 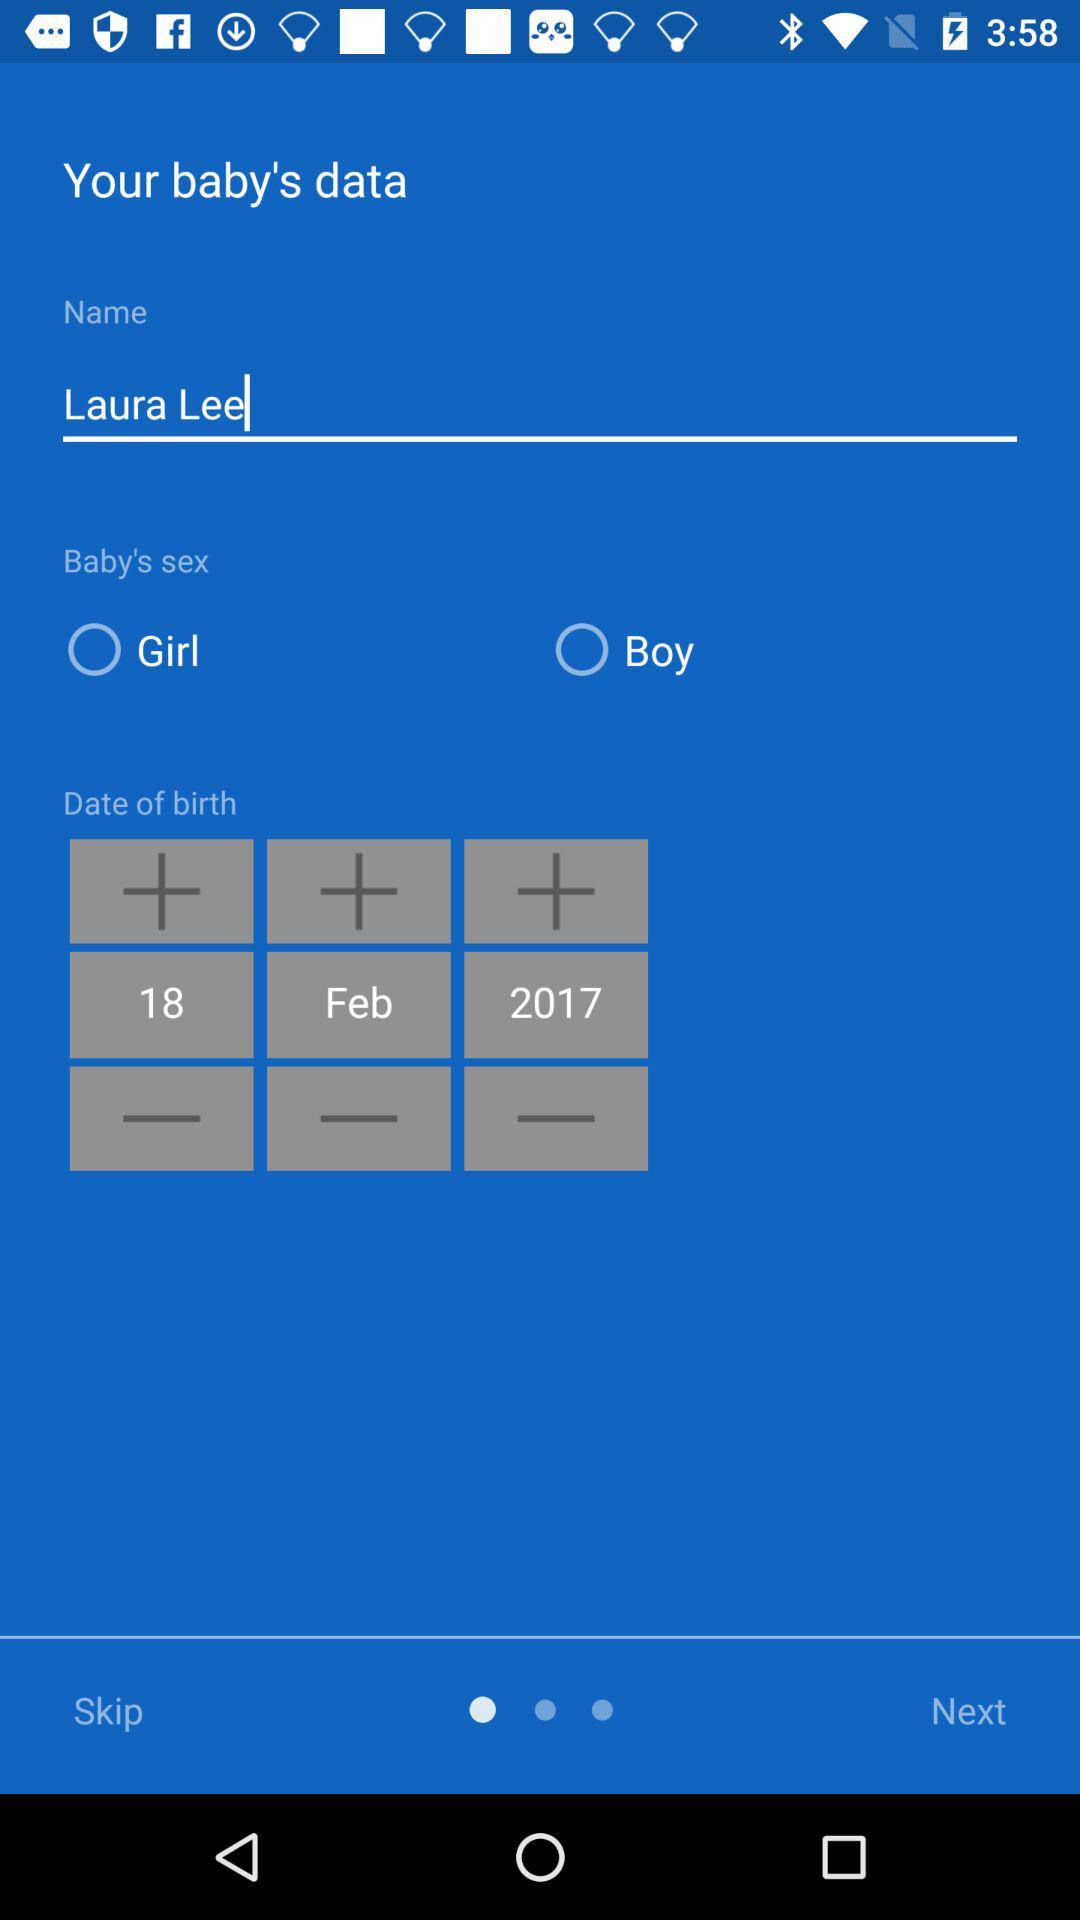 What do you see at coordinates (296, 649) in the screenshot?
I see `girl icon` at bounding box center [296, 649].